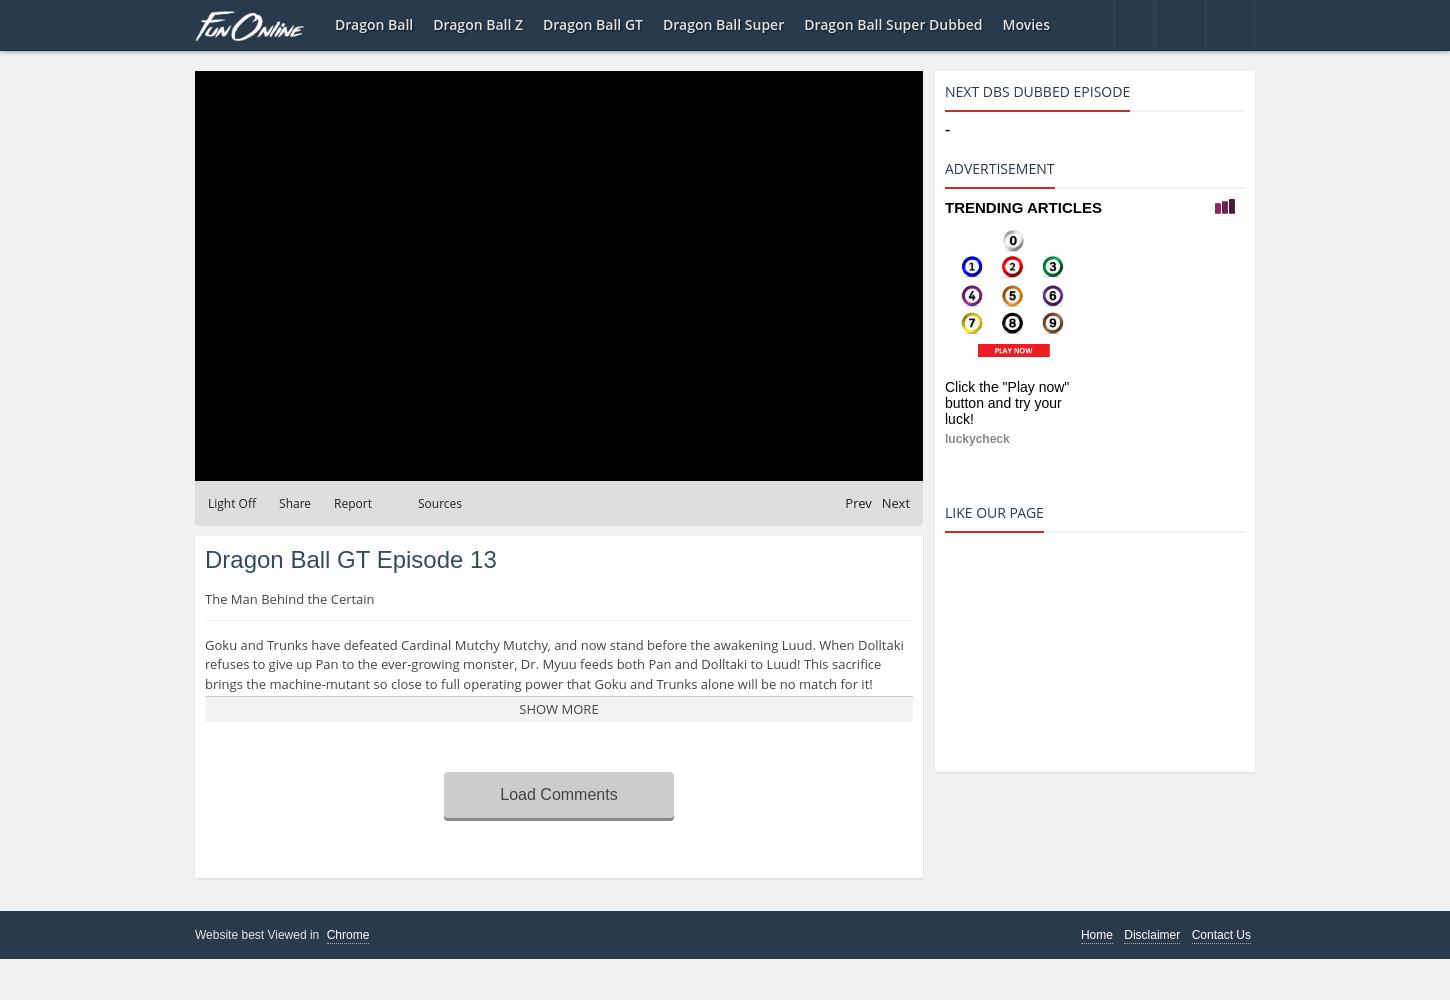 This screenshot has width=1450, height=1000. Describe the element at coordinates (880, 503) in the screenshot. I see `'Next'` at that location.